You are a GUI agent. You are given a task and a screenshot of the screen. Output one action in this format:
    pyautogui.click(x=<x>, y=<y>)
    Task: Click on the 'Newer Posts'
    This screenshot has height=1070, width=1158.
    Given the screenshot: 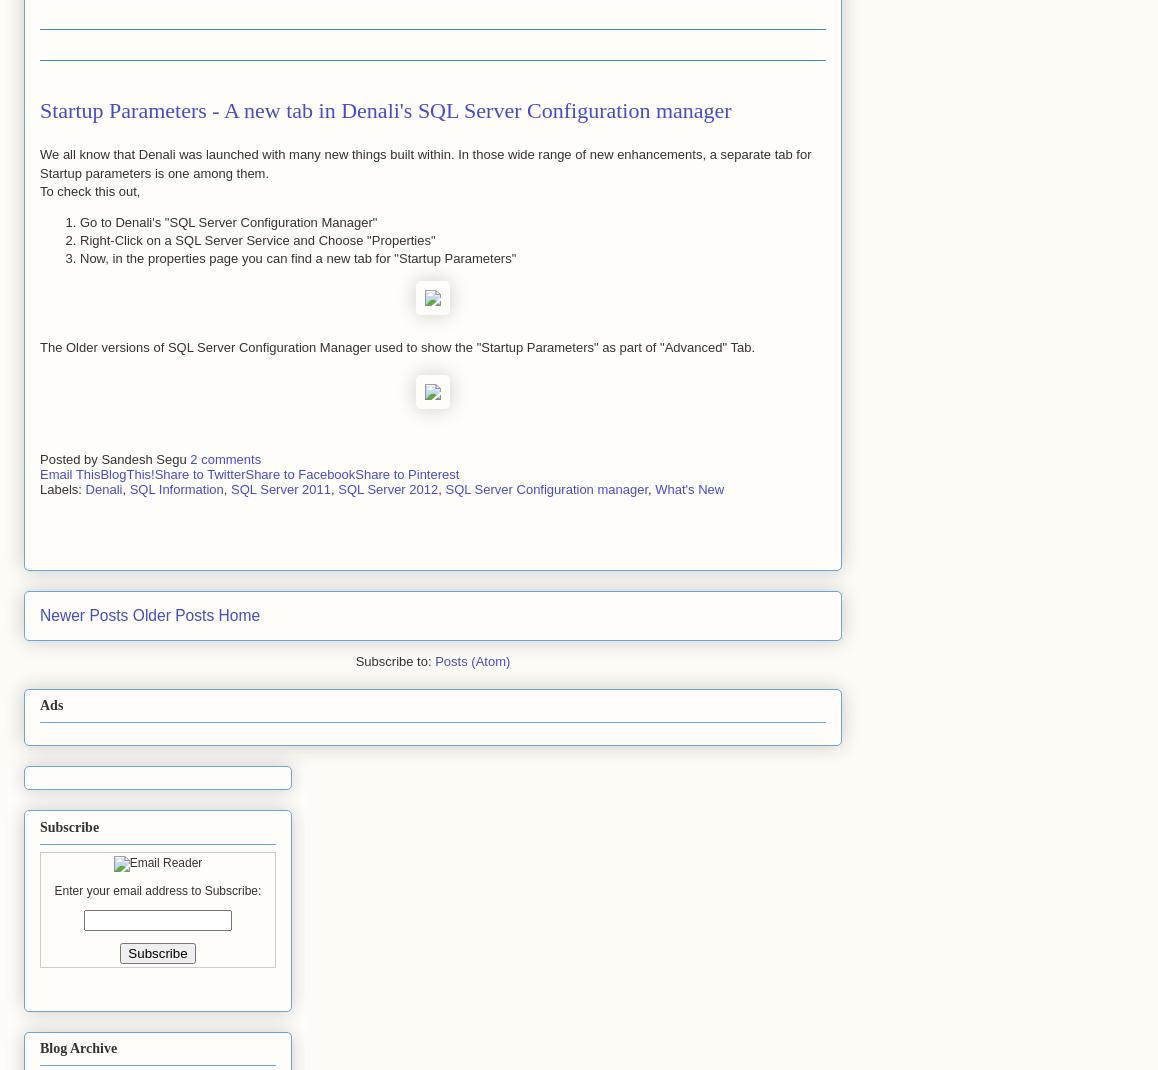 What is the action you would take?
    pyautogui.click(x=38, y=614)
    